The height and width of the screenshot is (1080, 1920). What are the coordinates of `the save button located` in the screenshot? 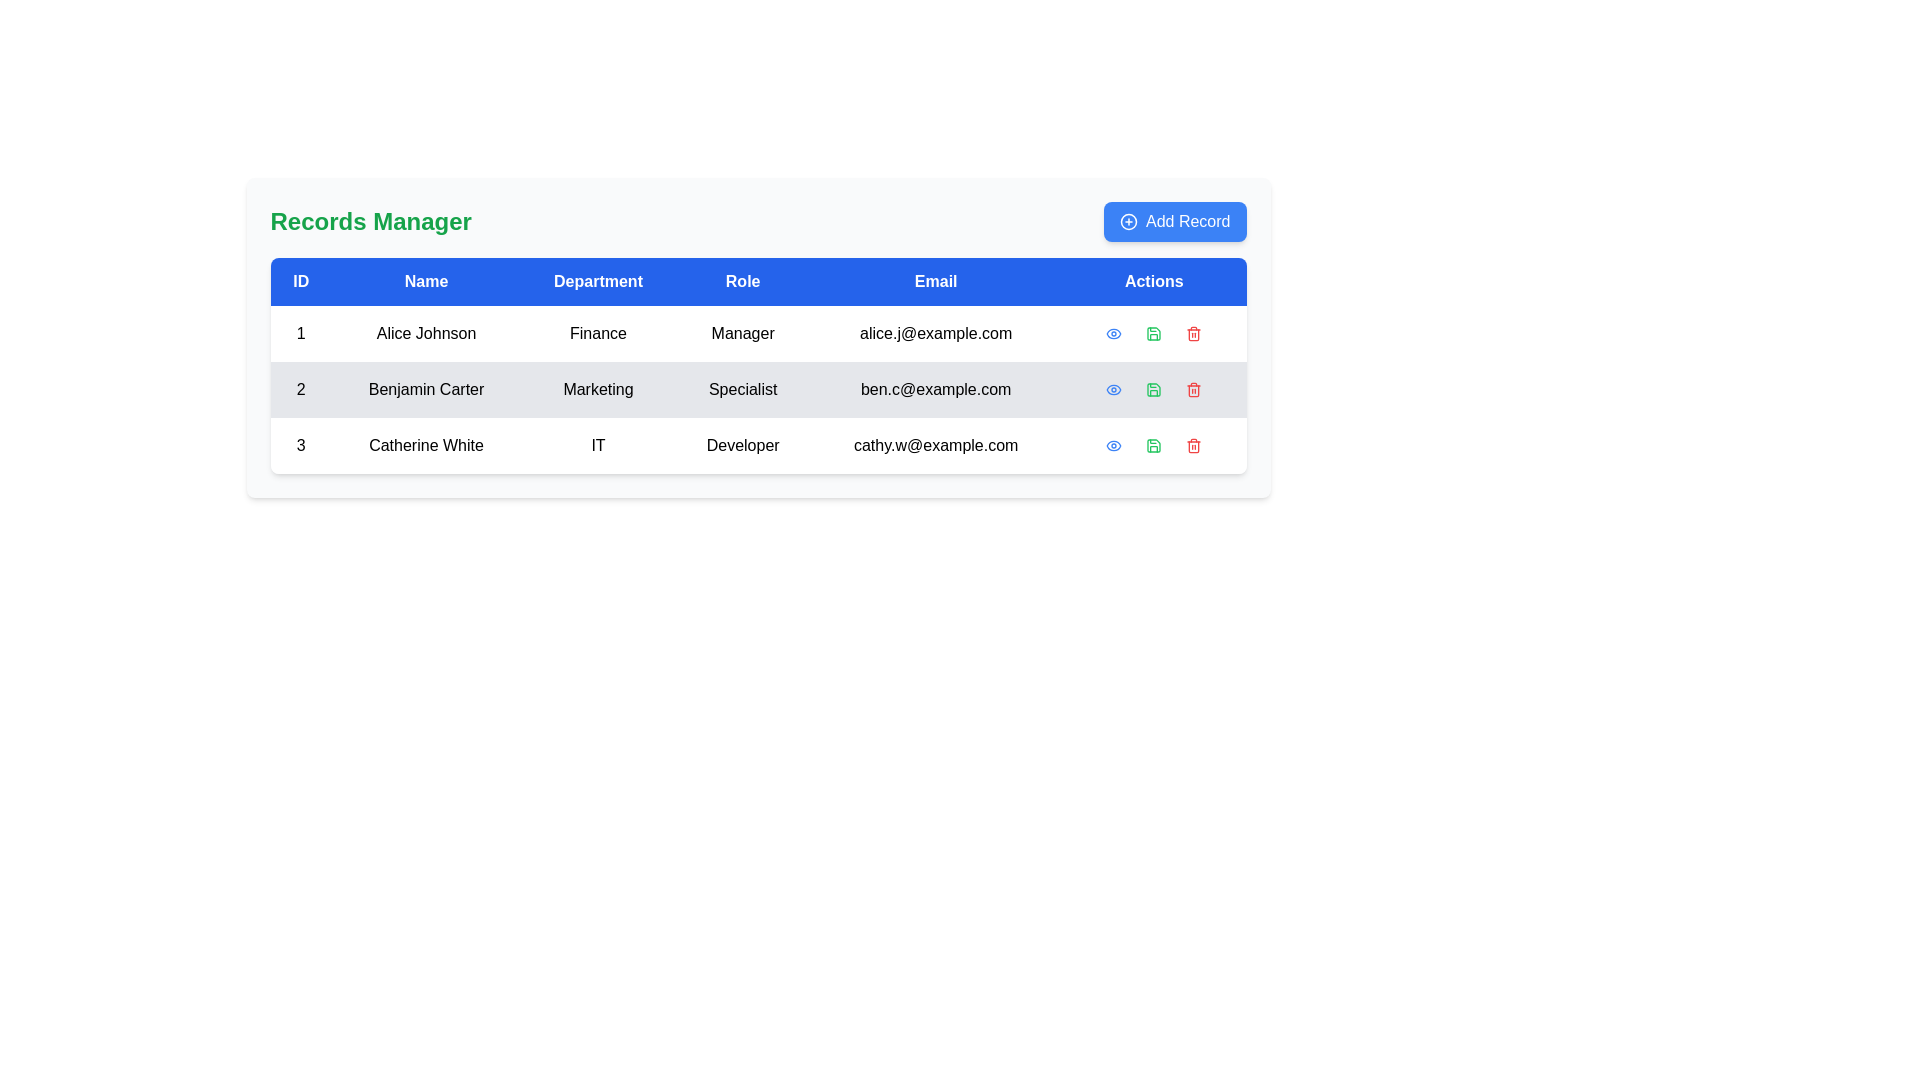 It's located at (1154, 389).